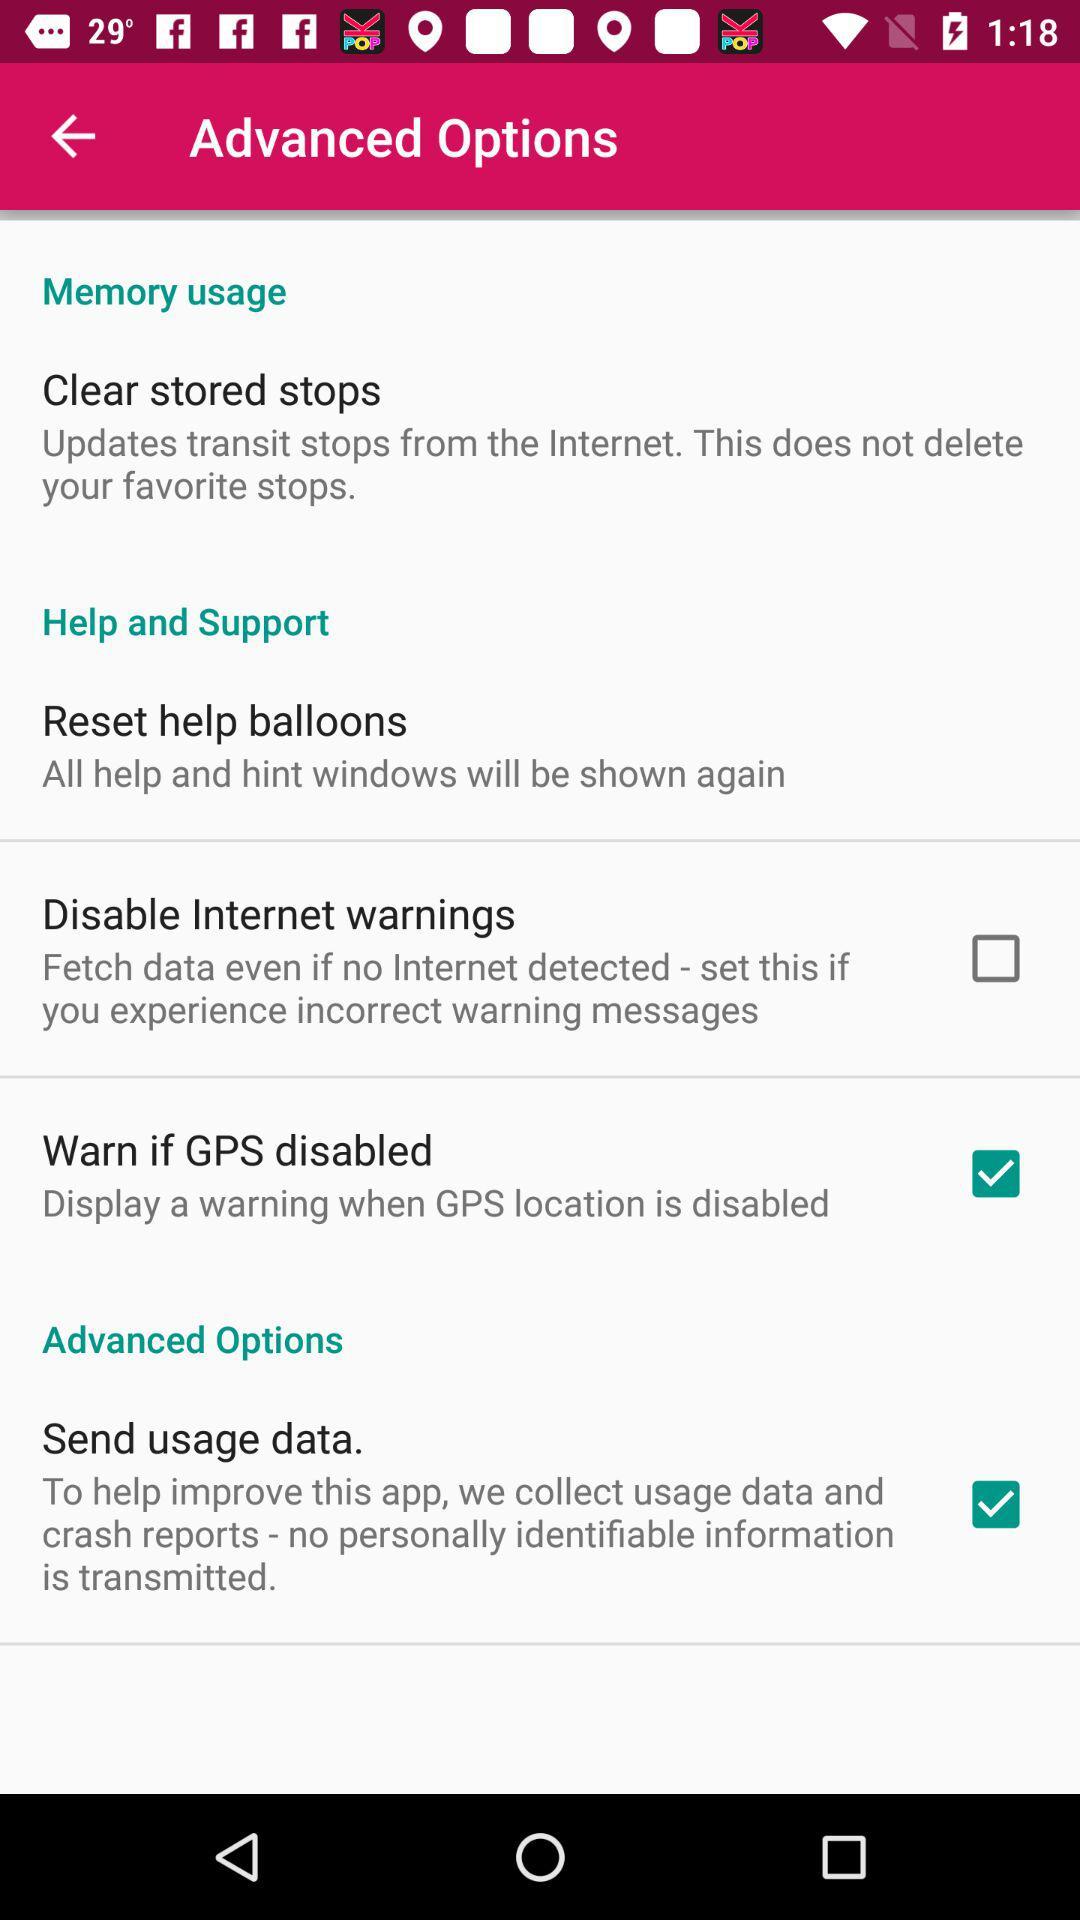 Image resolution: width=1080 pixels, height=1920 pixels. Describe the element at coordinates (72, 135) in the screenshot. I see `icon to the left of the advanced options` at that location.